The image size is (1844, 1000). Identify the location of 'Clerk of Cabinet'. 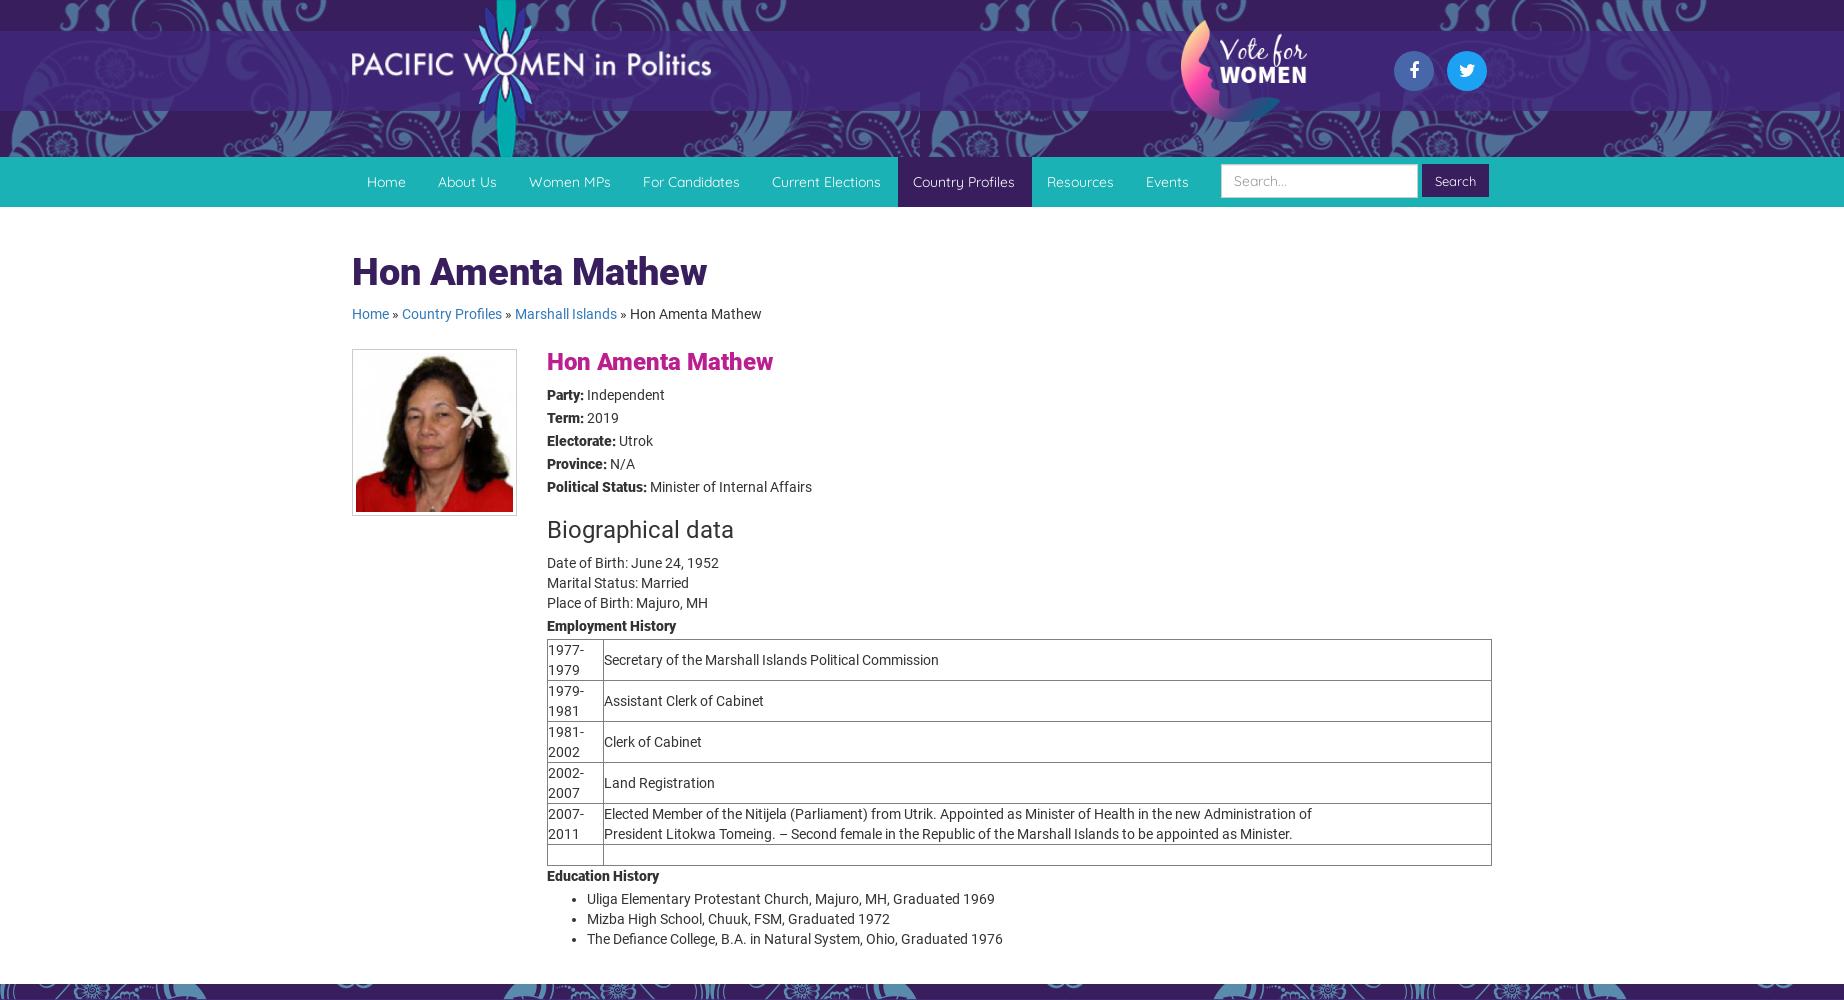
(652, 741).